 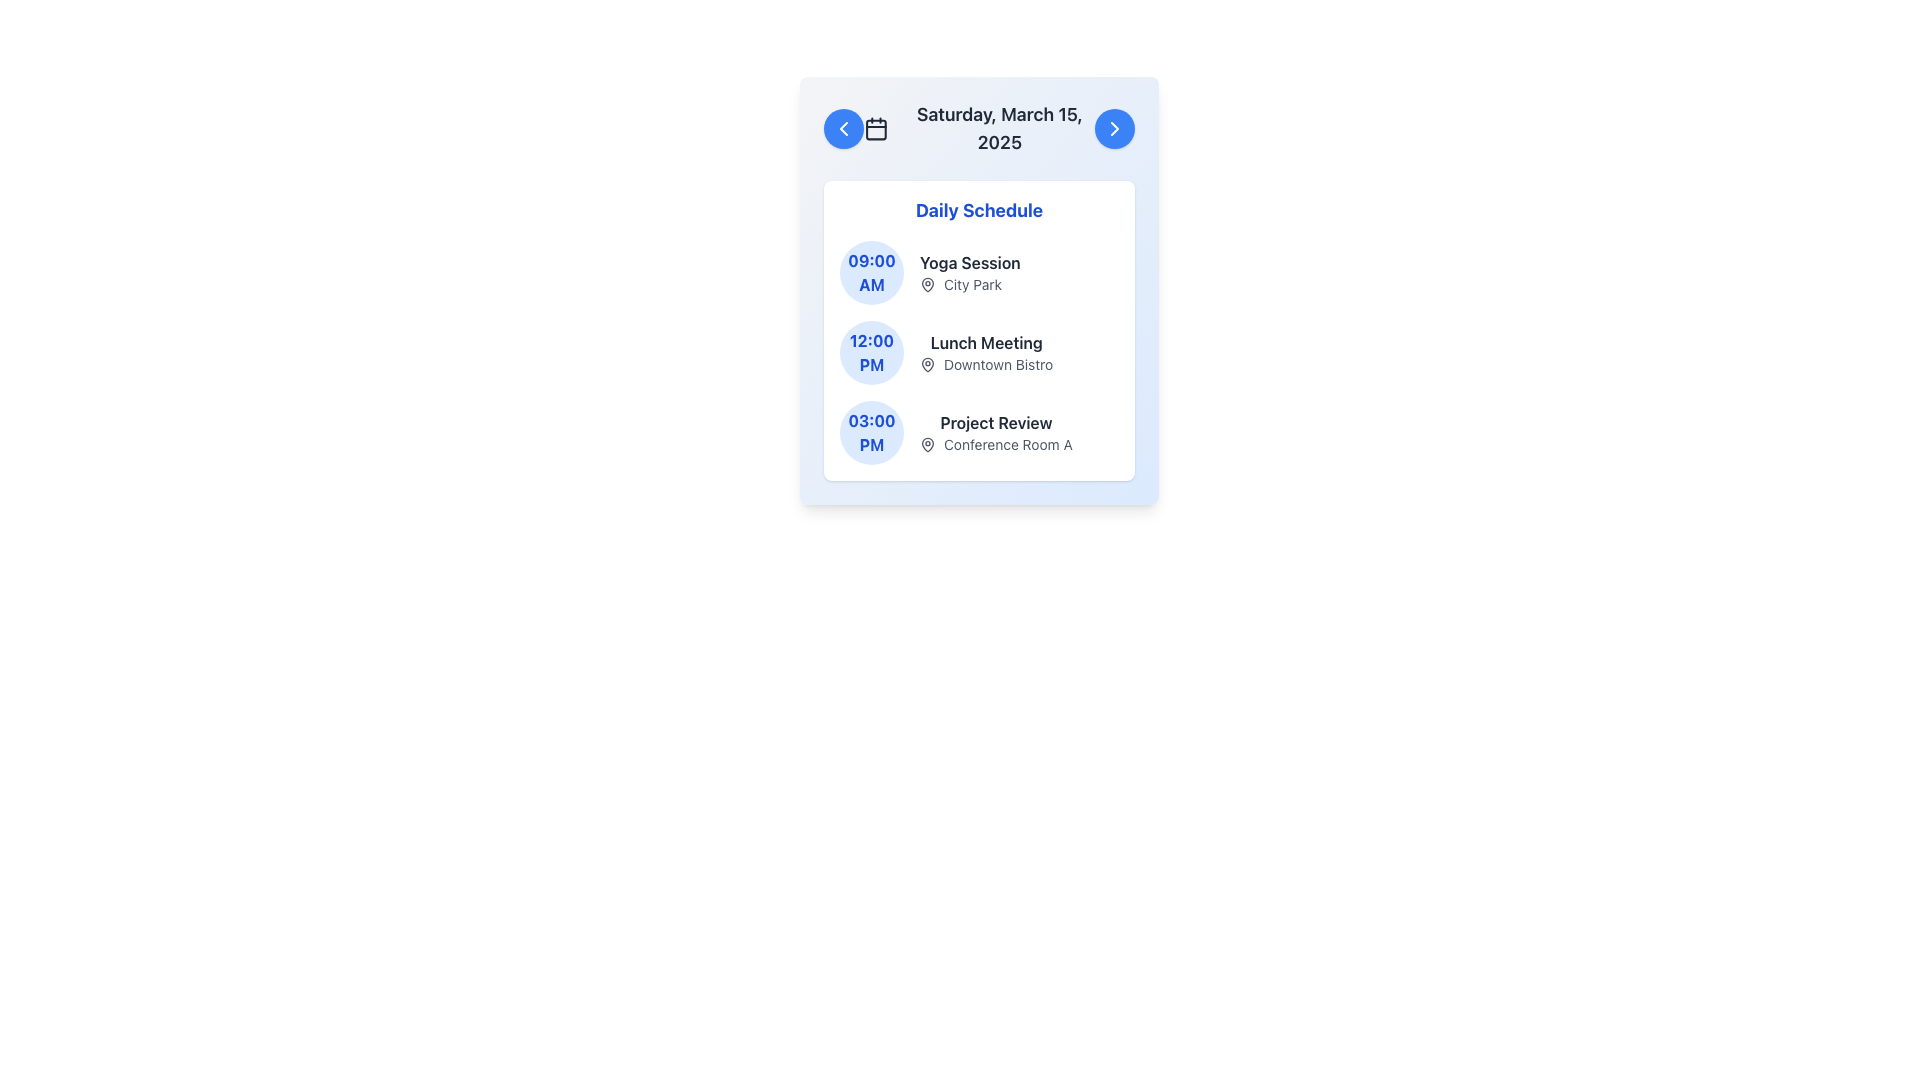 What do you see at coordinates (1113, 128) in the screenshot?
I see `the right-pointing chevron icon within the circular blue button located at the top-right corner of the header bar` at bounding box center [1113, 128].